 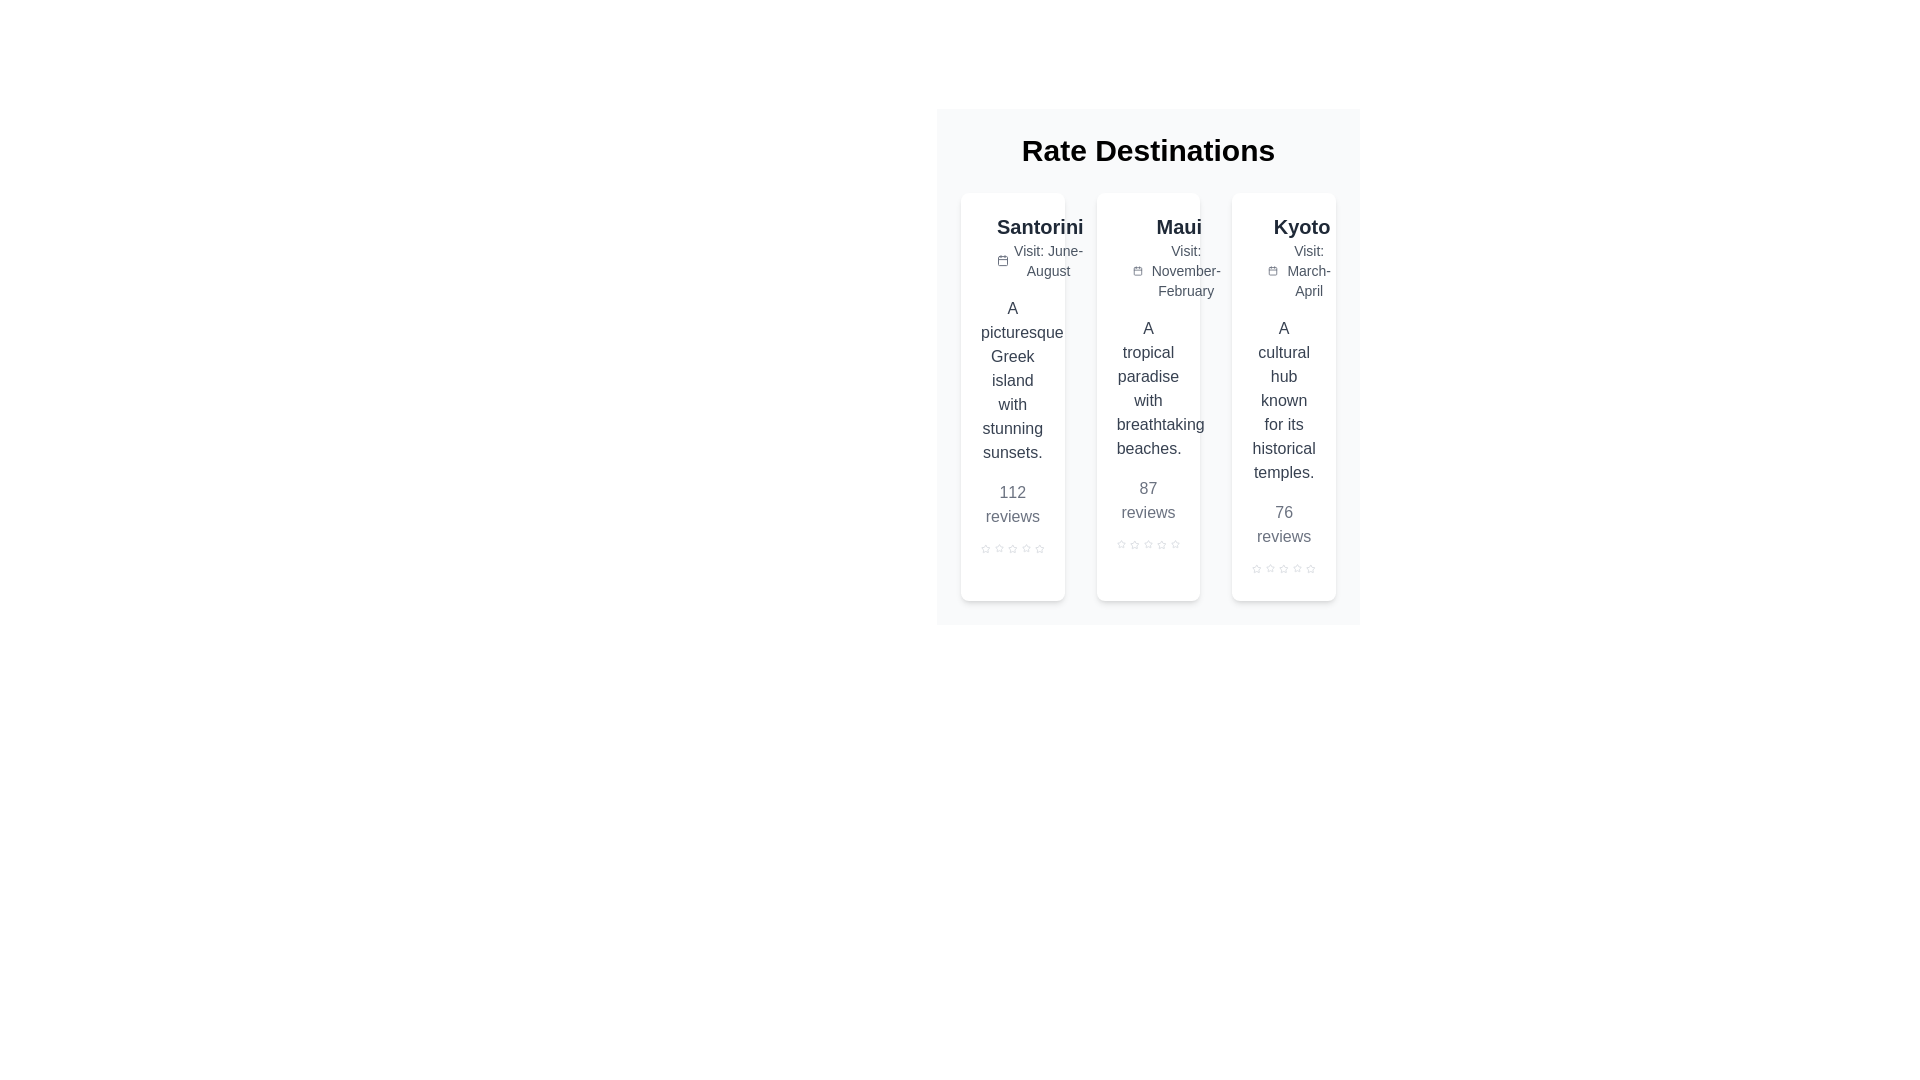 What do you see at coordinates (1148, 544) in the screenshot?
I see `the fourth star in the horizontal row of rating stars for 'Maui' in the 'Rate Destinations' section` at bounding box center [1148, 544].